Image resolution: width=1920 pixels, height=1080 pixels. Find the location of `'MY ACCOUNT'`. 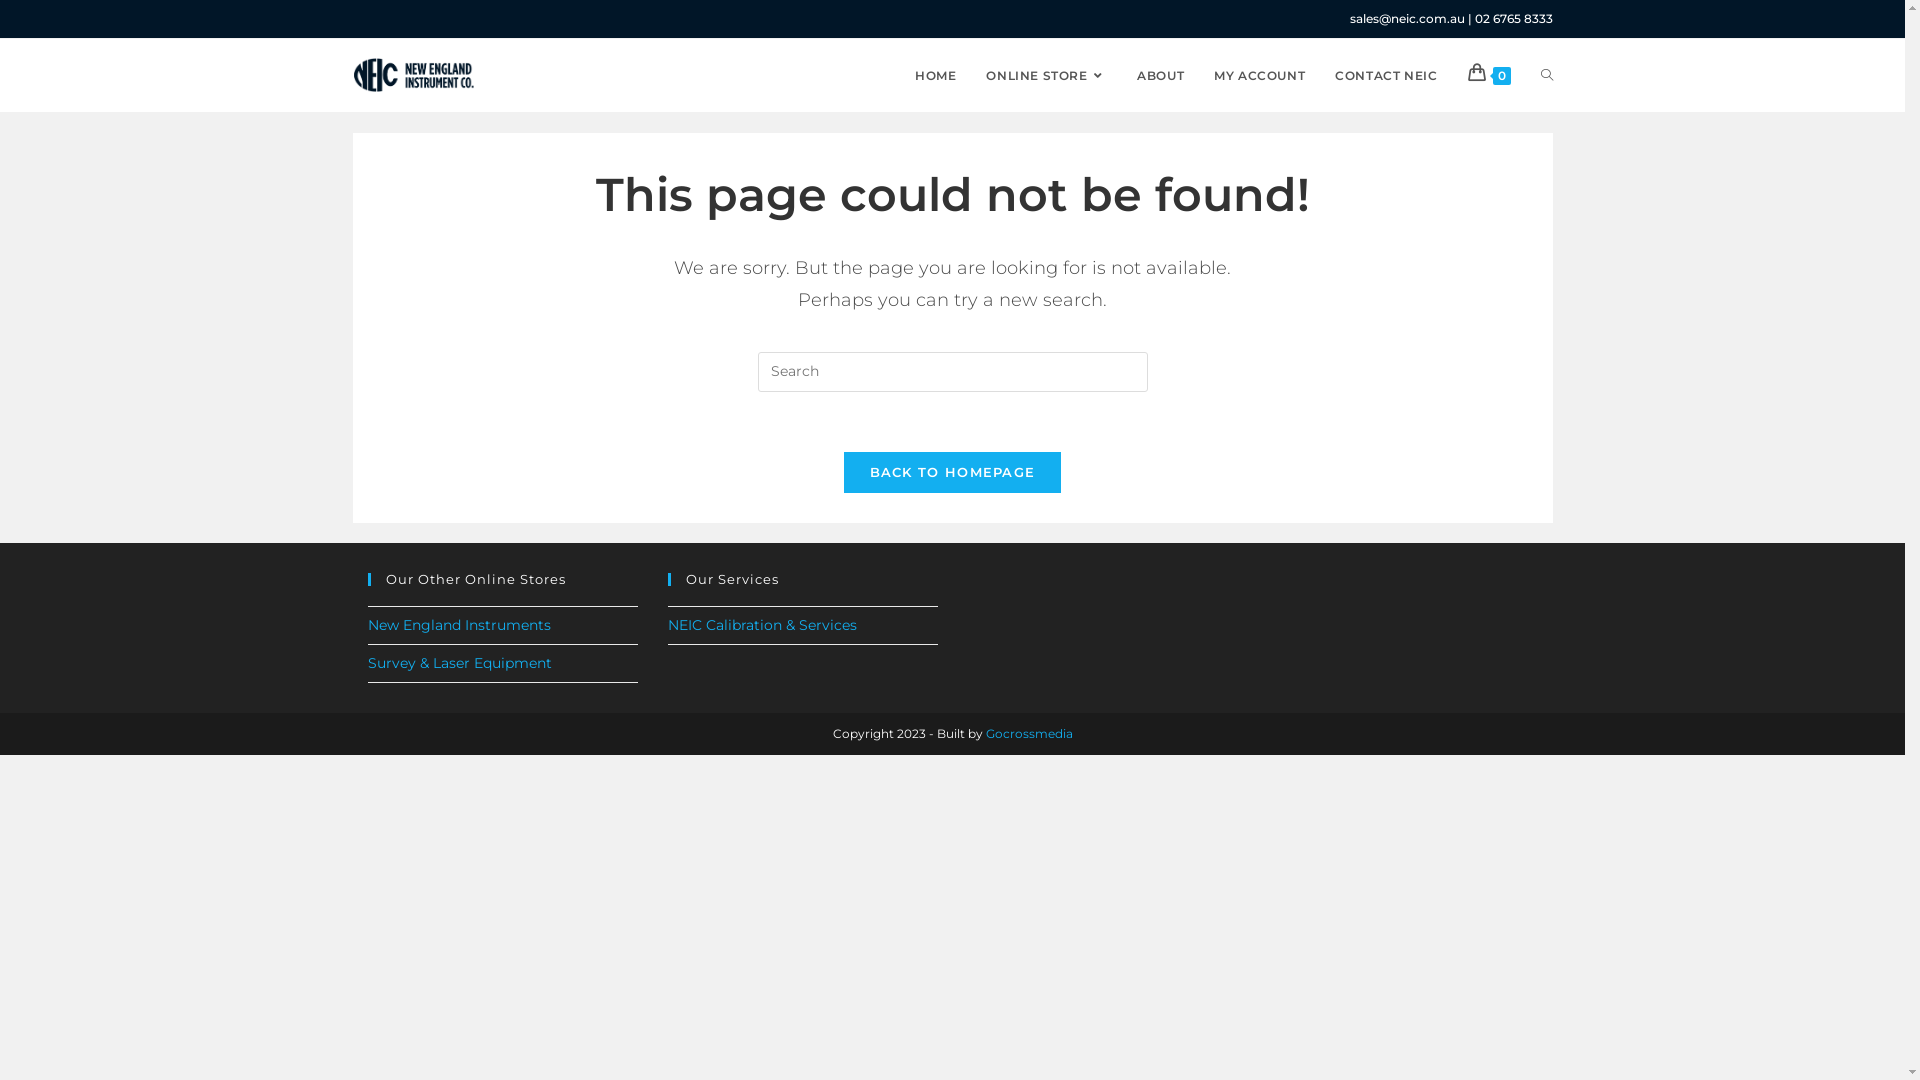

'MY ACCOUNT' is located at coordinates (1258, 74).